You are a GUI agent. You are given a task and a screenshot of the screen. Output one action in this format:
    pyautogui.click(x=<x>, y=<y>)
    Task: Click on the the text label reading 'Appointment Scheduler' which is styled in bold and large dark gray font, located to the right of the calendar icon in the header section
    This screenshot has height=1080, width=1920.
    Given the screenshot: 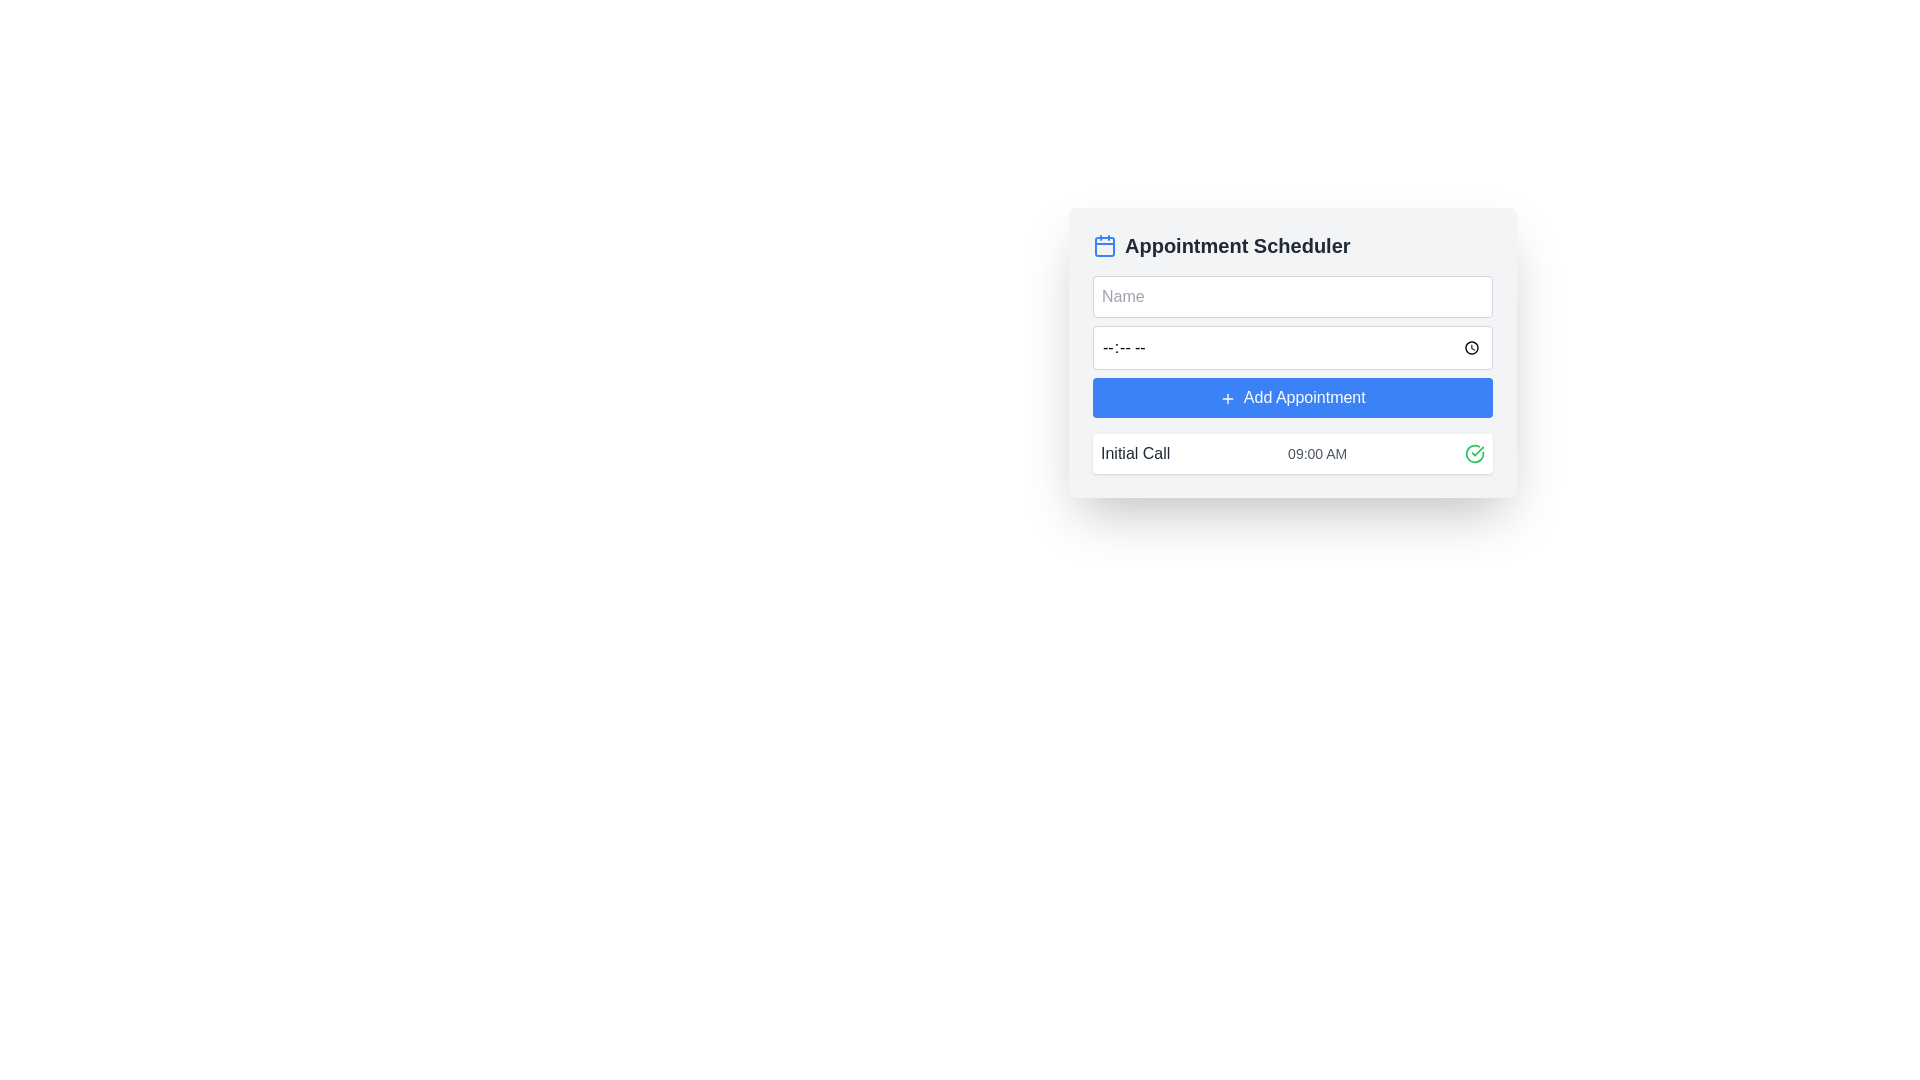 What is the action you would take?
    pyautogui.click(x=1236, y=245)
    